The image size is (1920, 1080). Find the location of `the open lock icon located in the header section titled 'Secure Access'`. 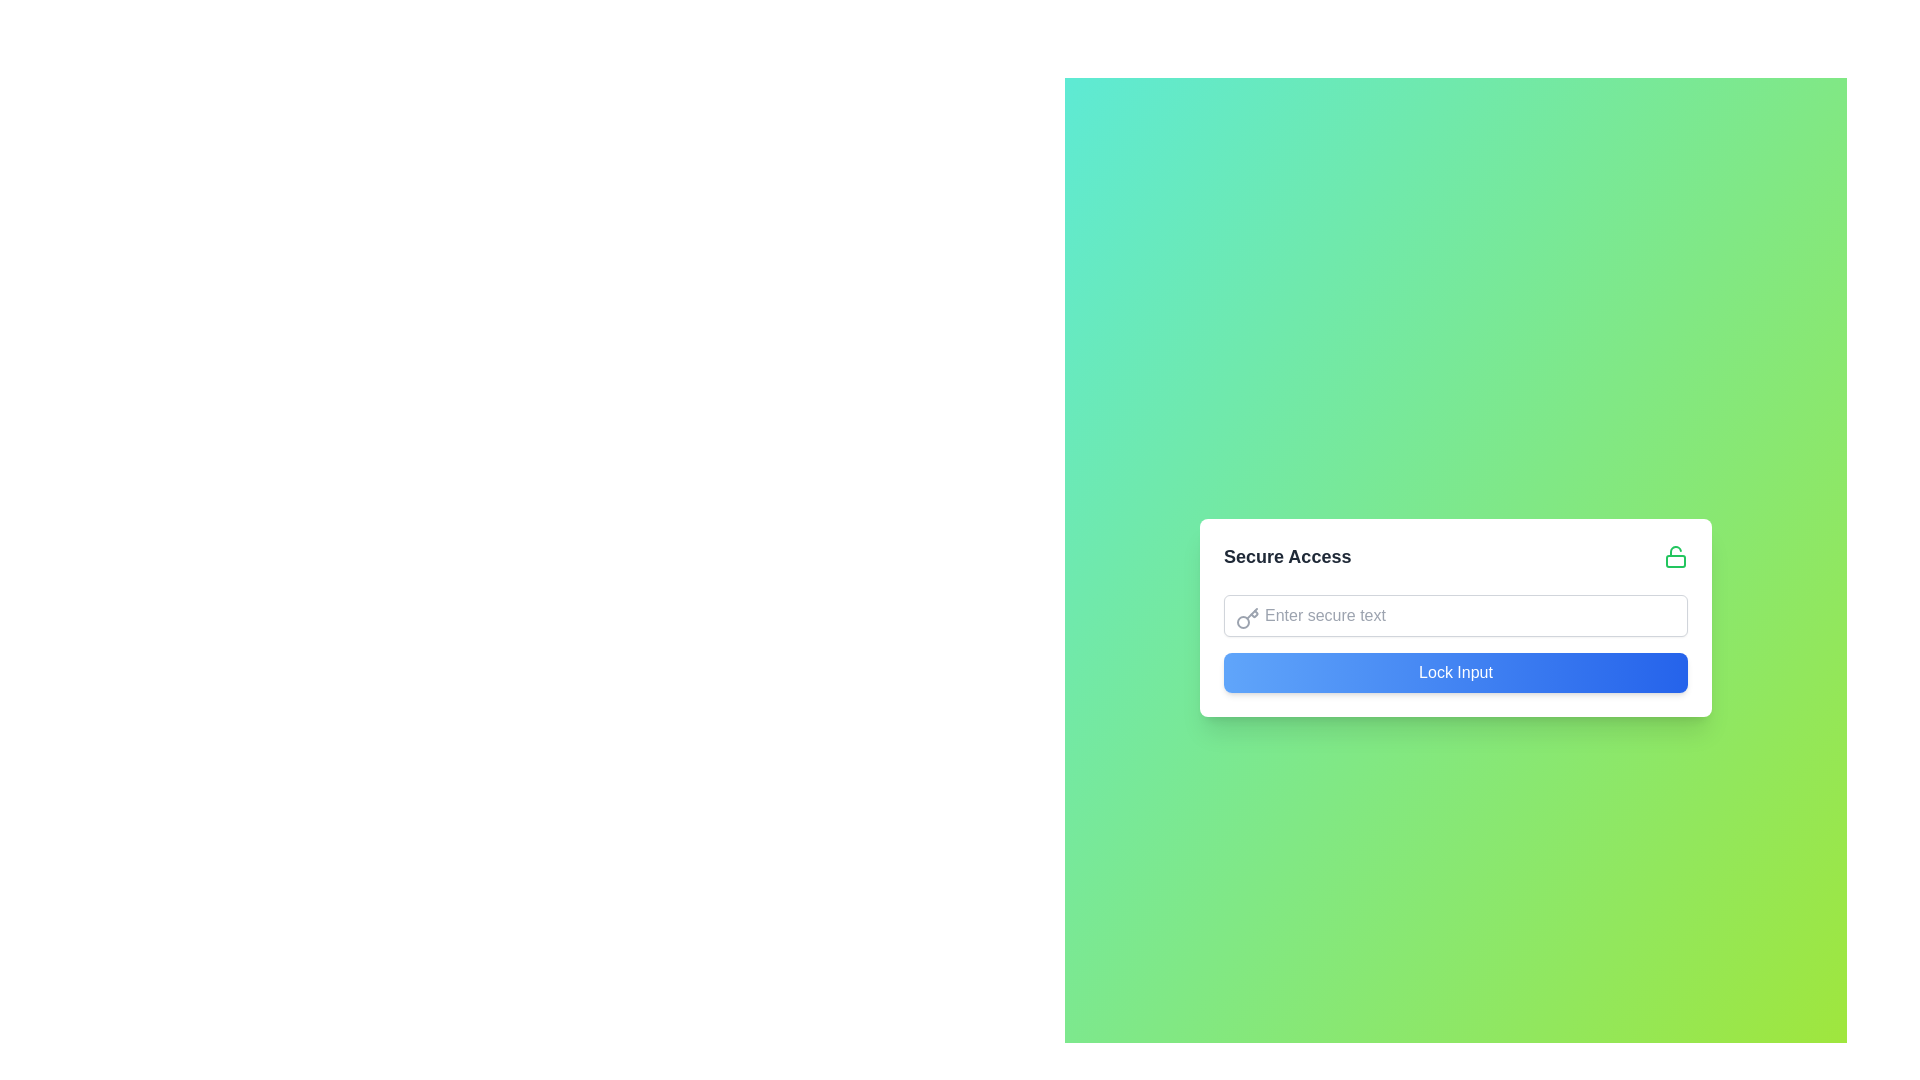

the open lock icon located in the header section titled 'Secure Access' is located at coordinates (1675, 556).